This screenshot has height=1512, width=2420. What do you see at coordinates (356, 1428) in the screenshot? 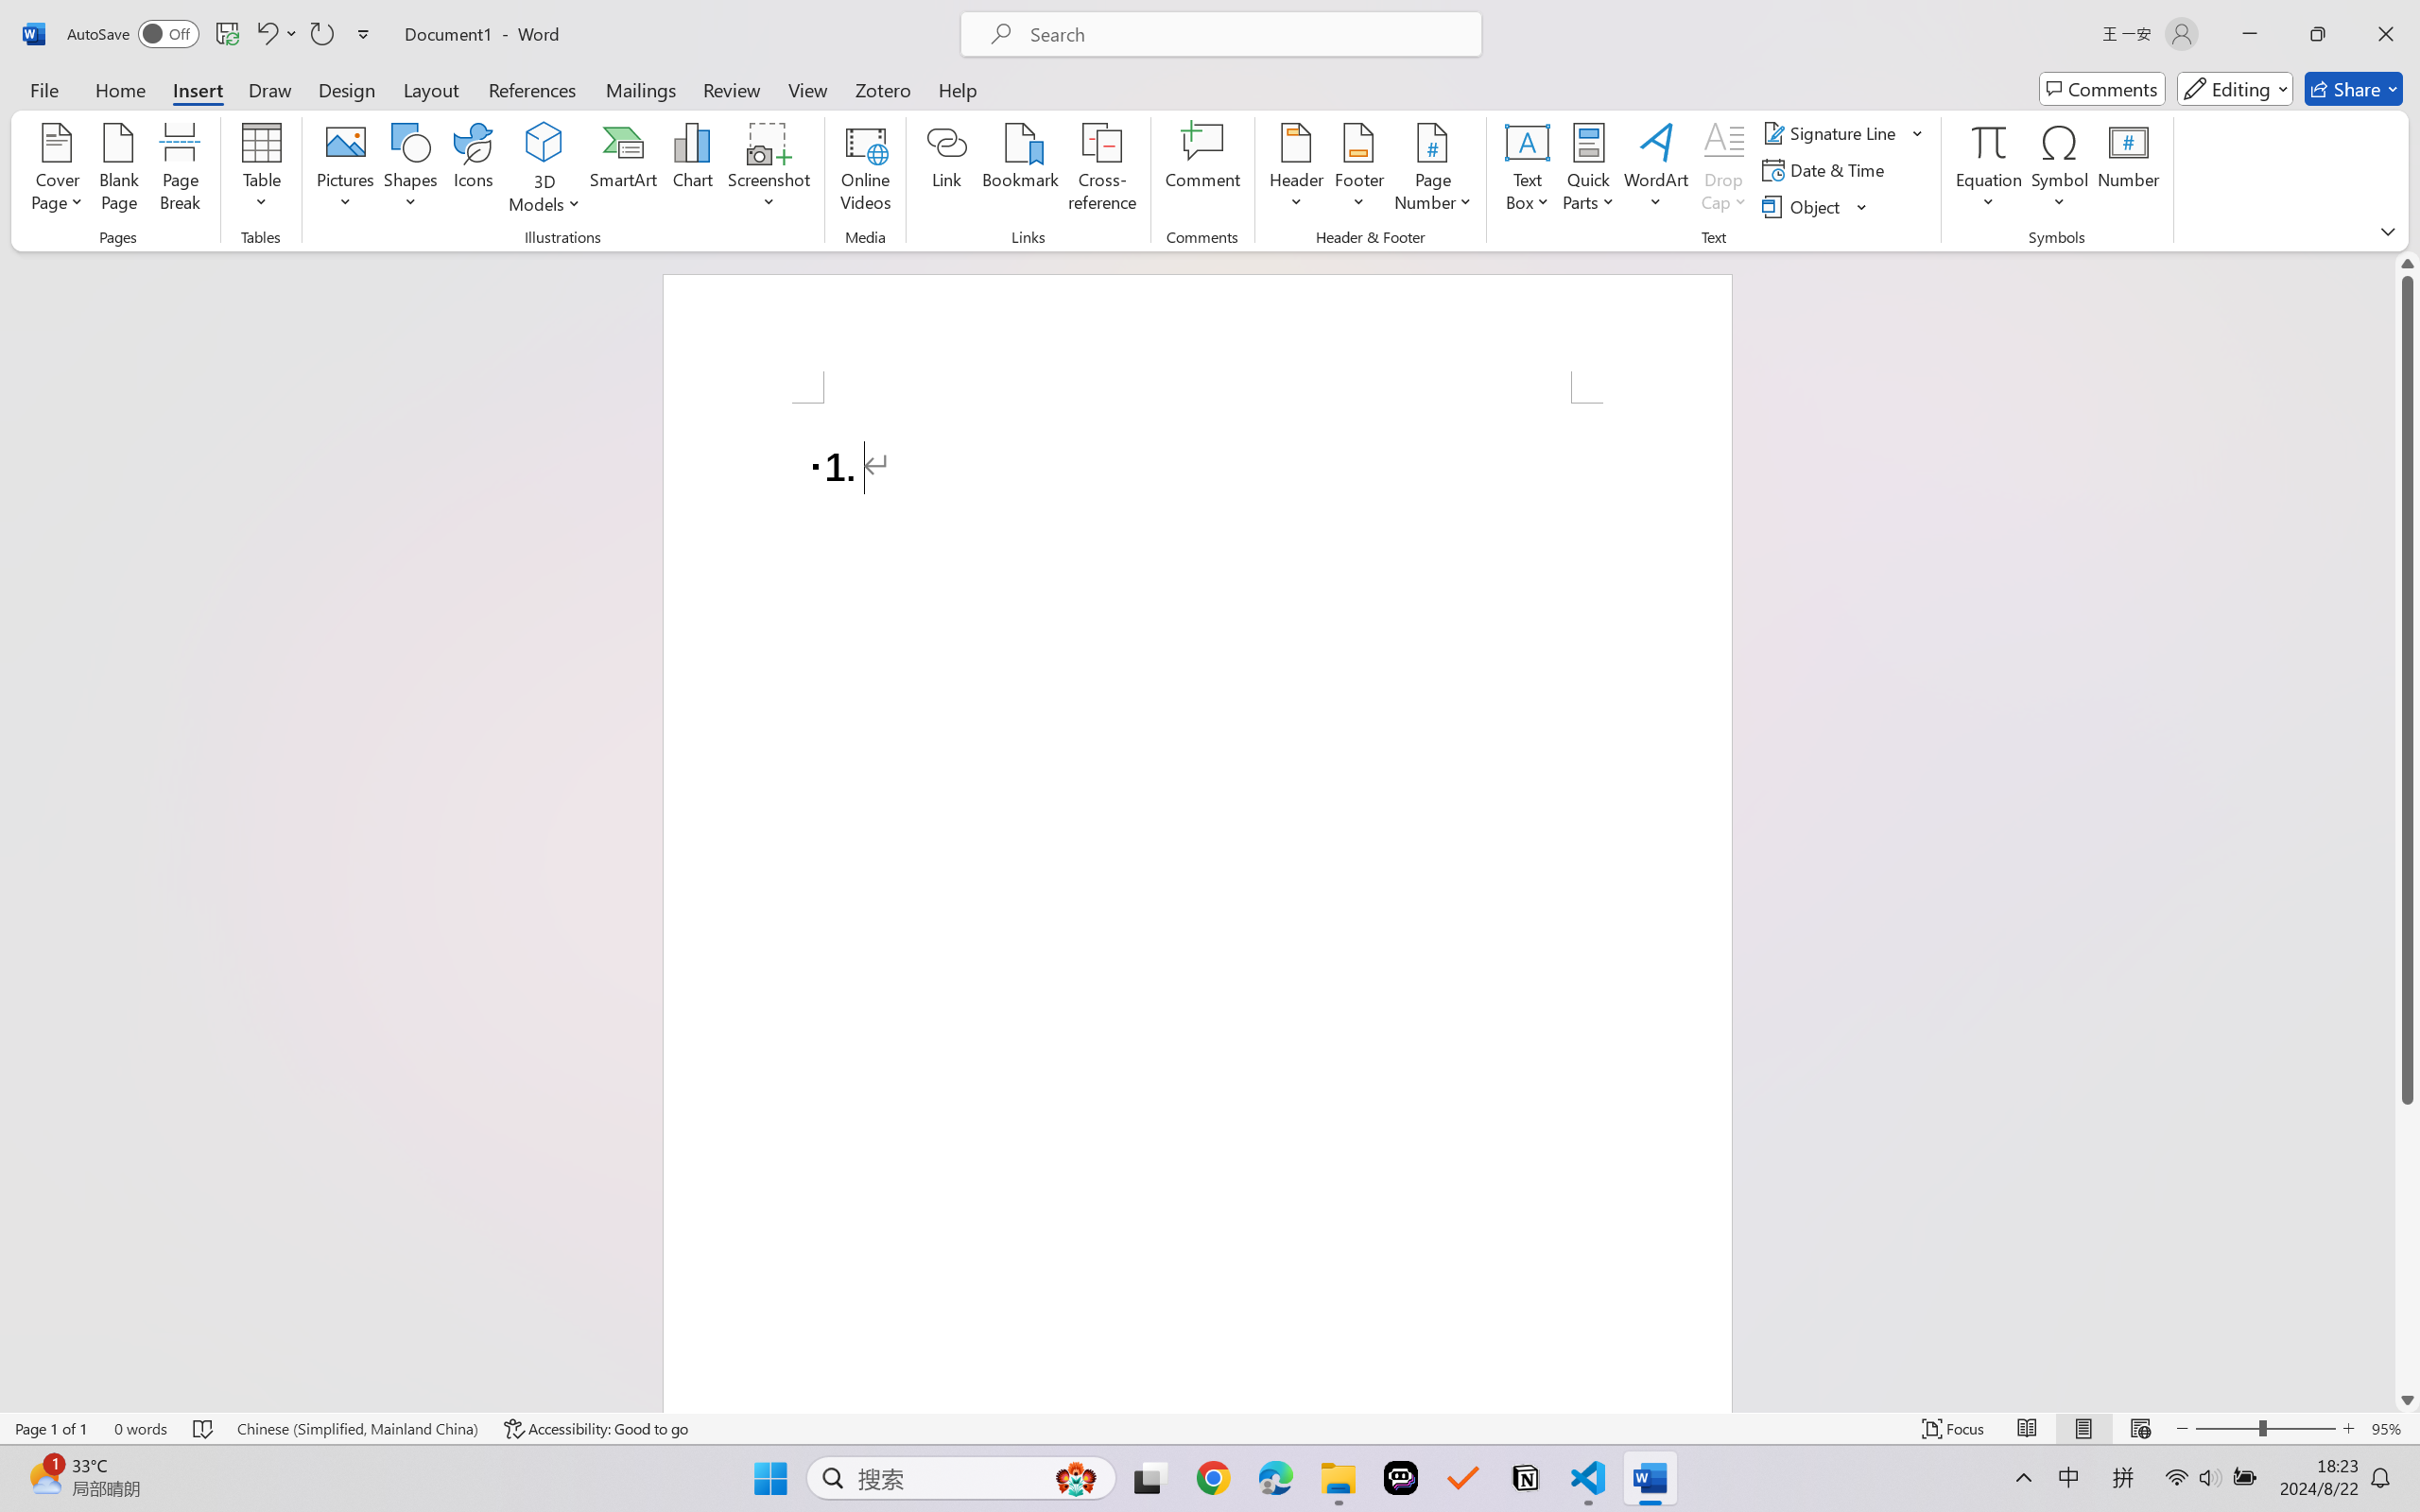
I see `'Language Chinese (Simplified, Mainland China)'` at bounding box center [356, 1428].